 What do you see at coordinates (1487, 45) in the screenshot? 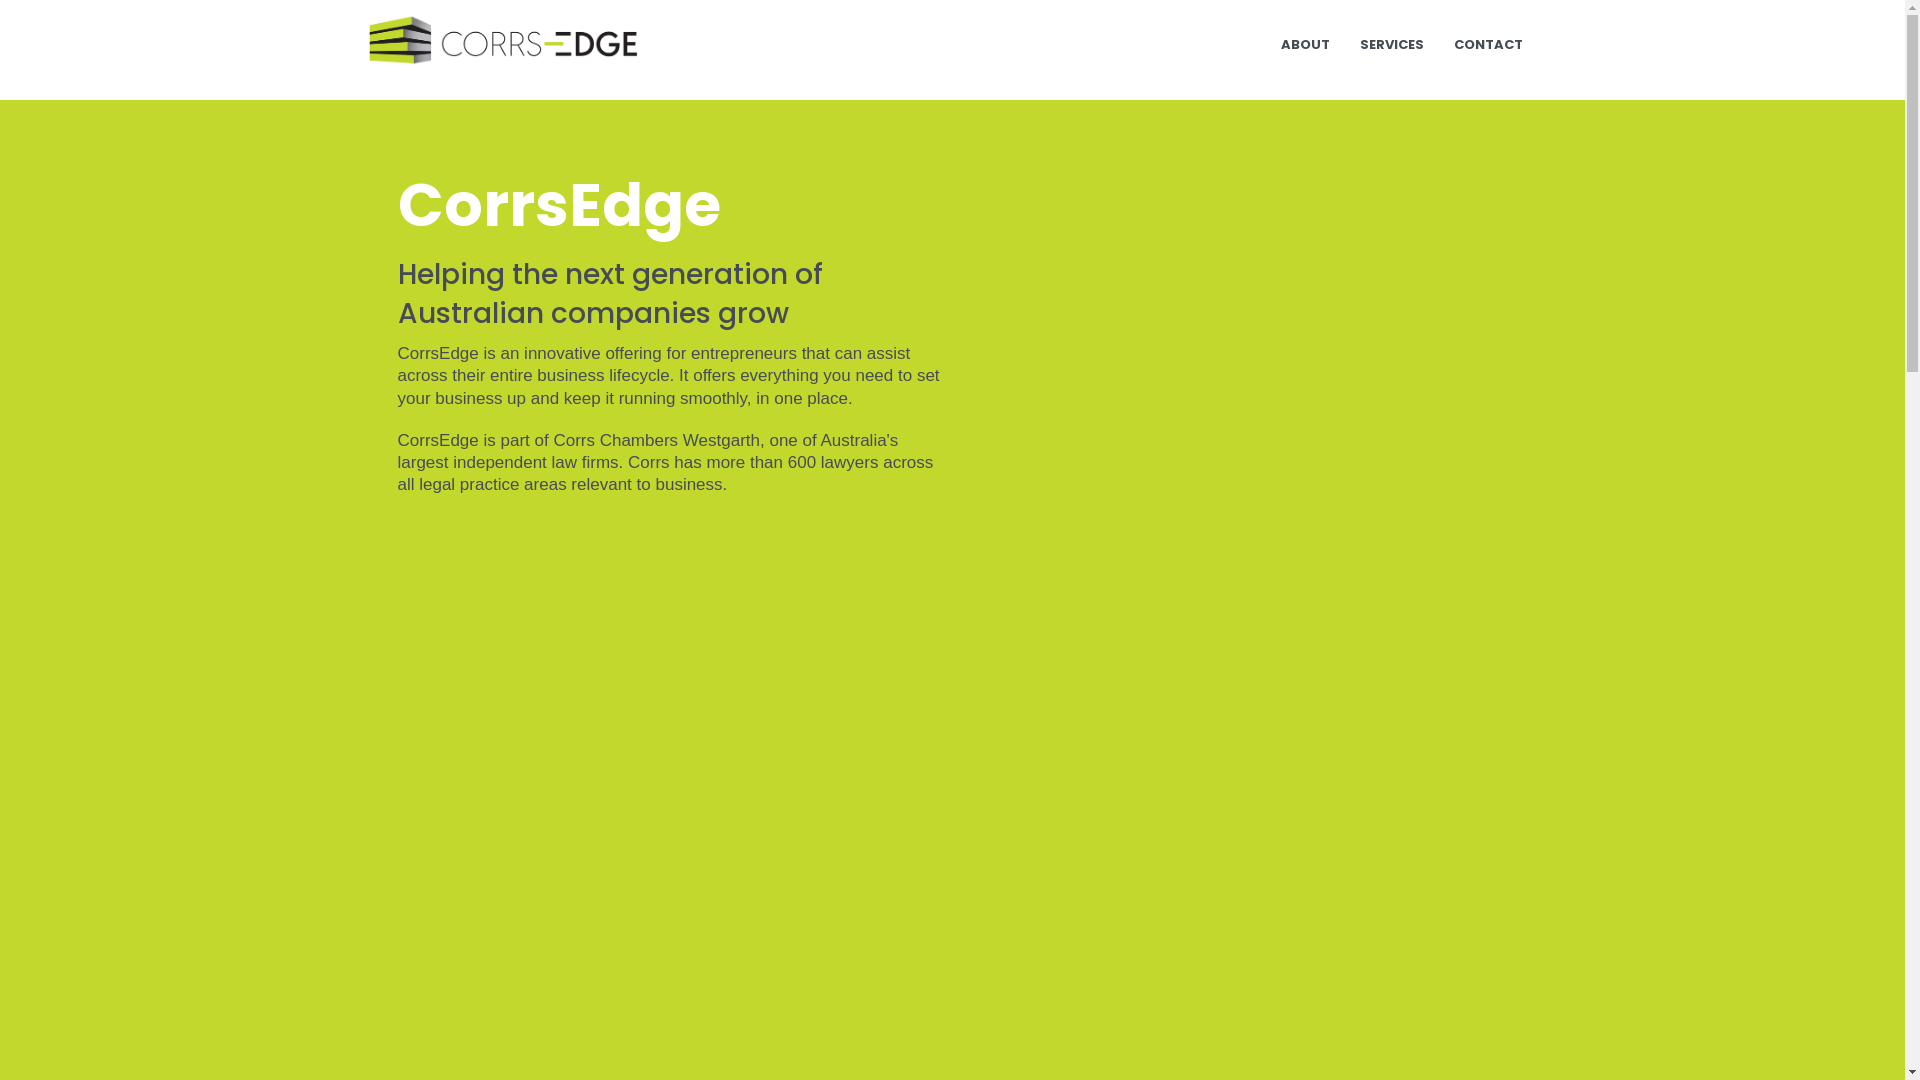
I see `'CONTACT'` at bounding box center [1487, 45].